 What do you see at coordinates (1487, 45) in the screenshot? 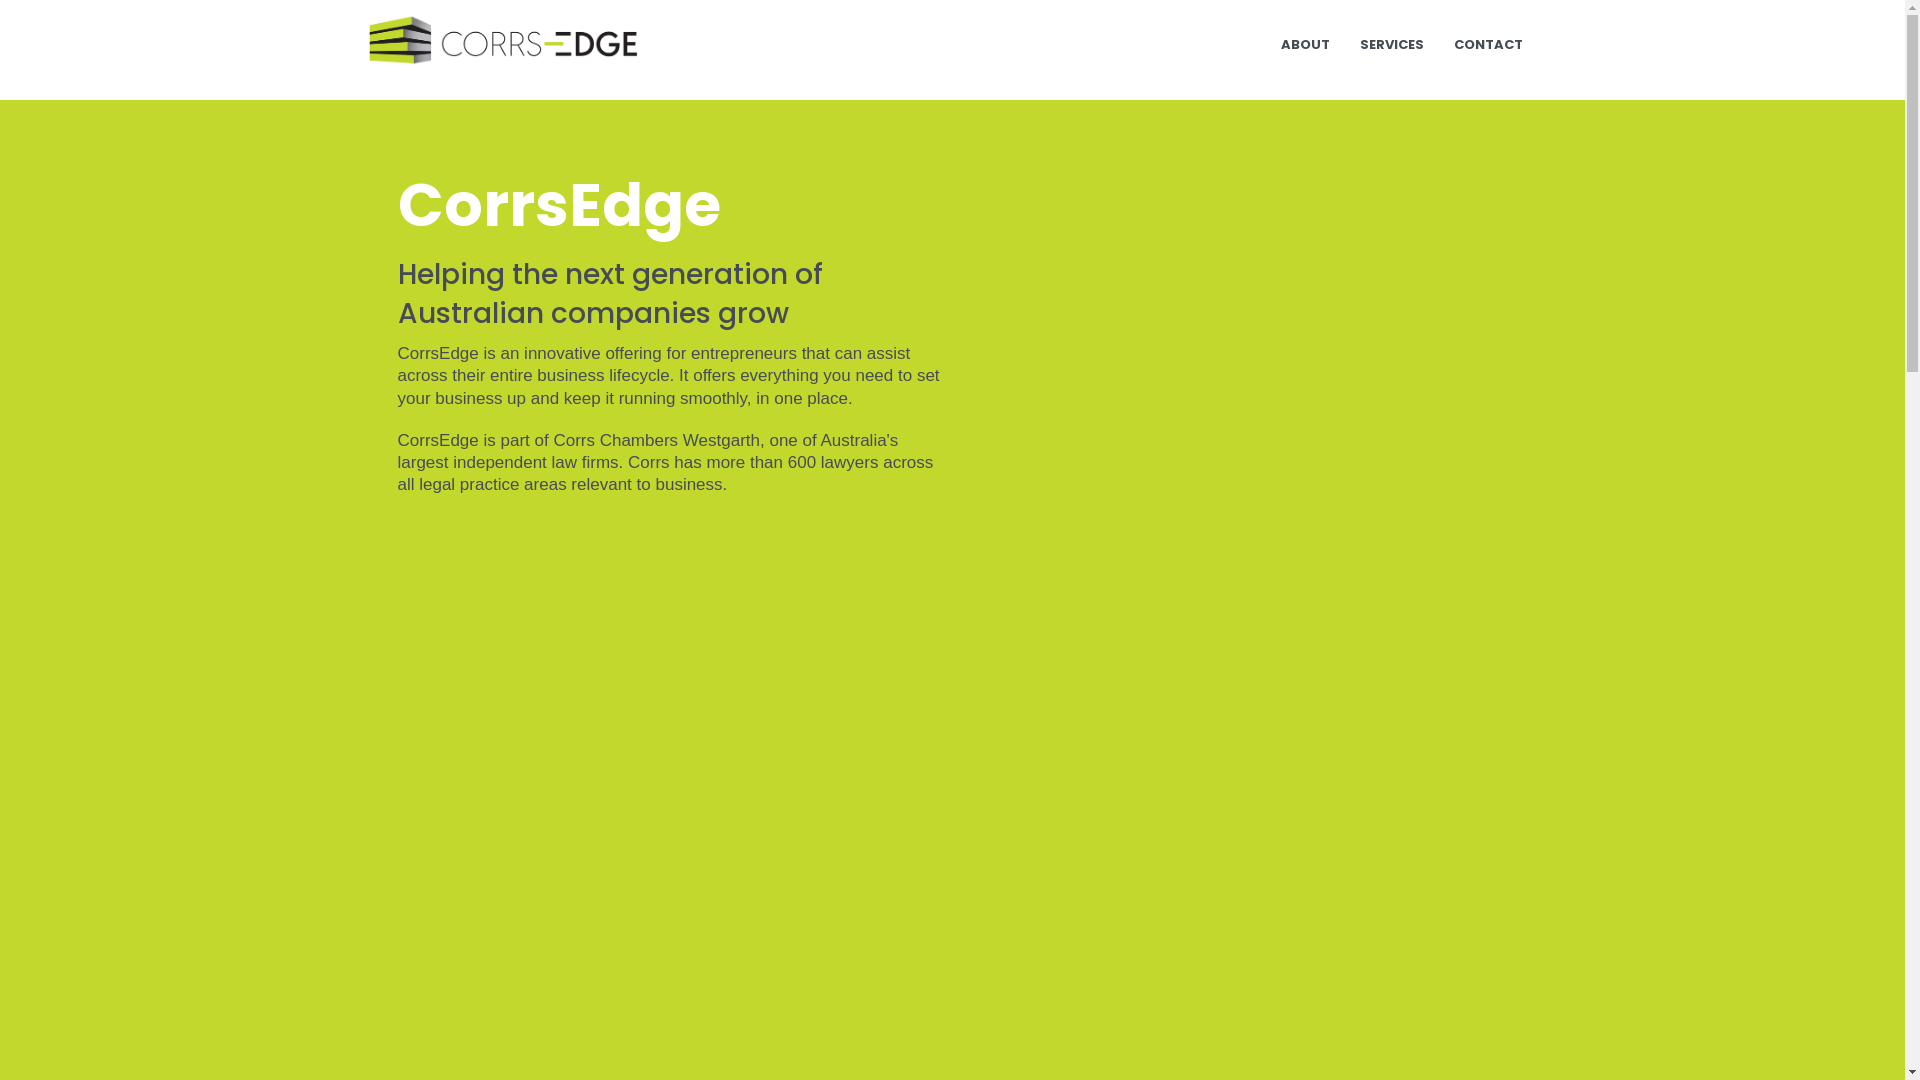
I see `'CONTACT'` at bounding box center [1487, 45].